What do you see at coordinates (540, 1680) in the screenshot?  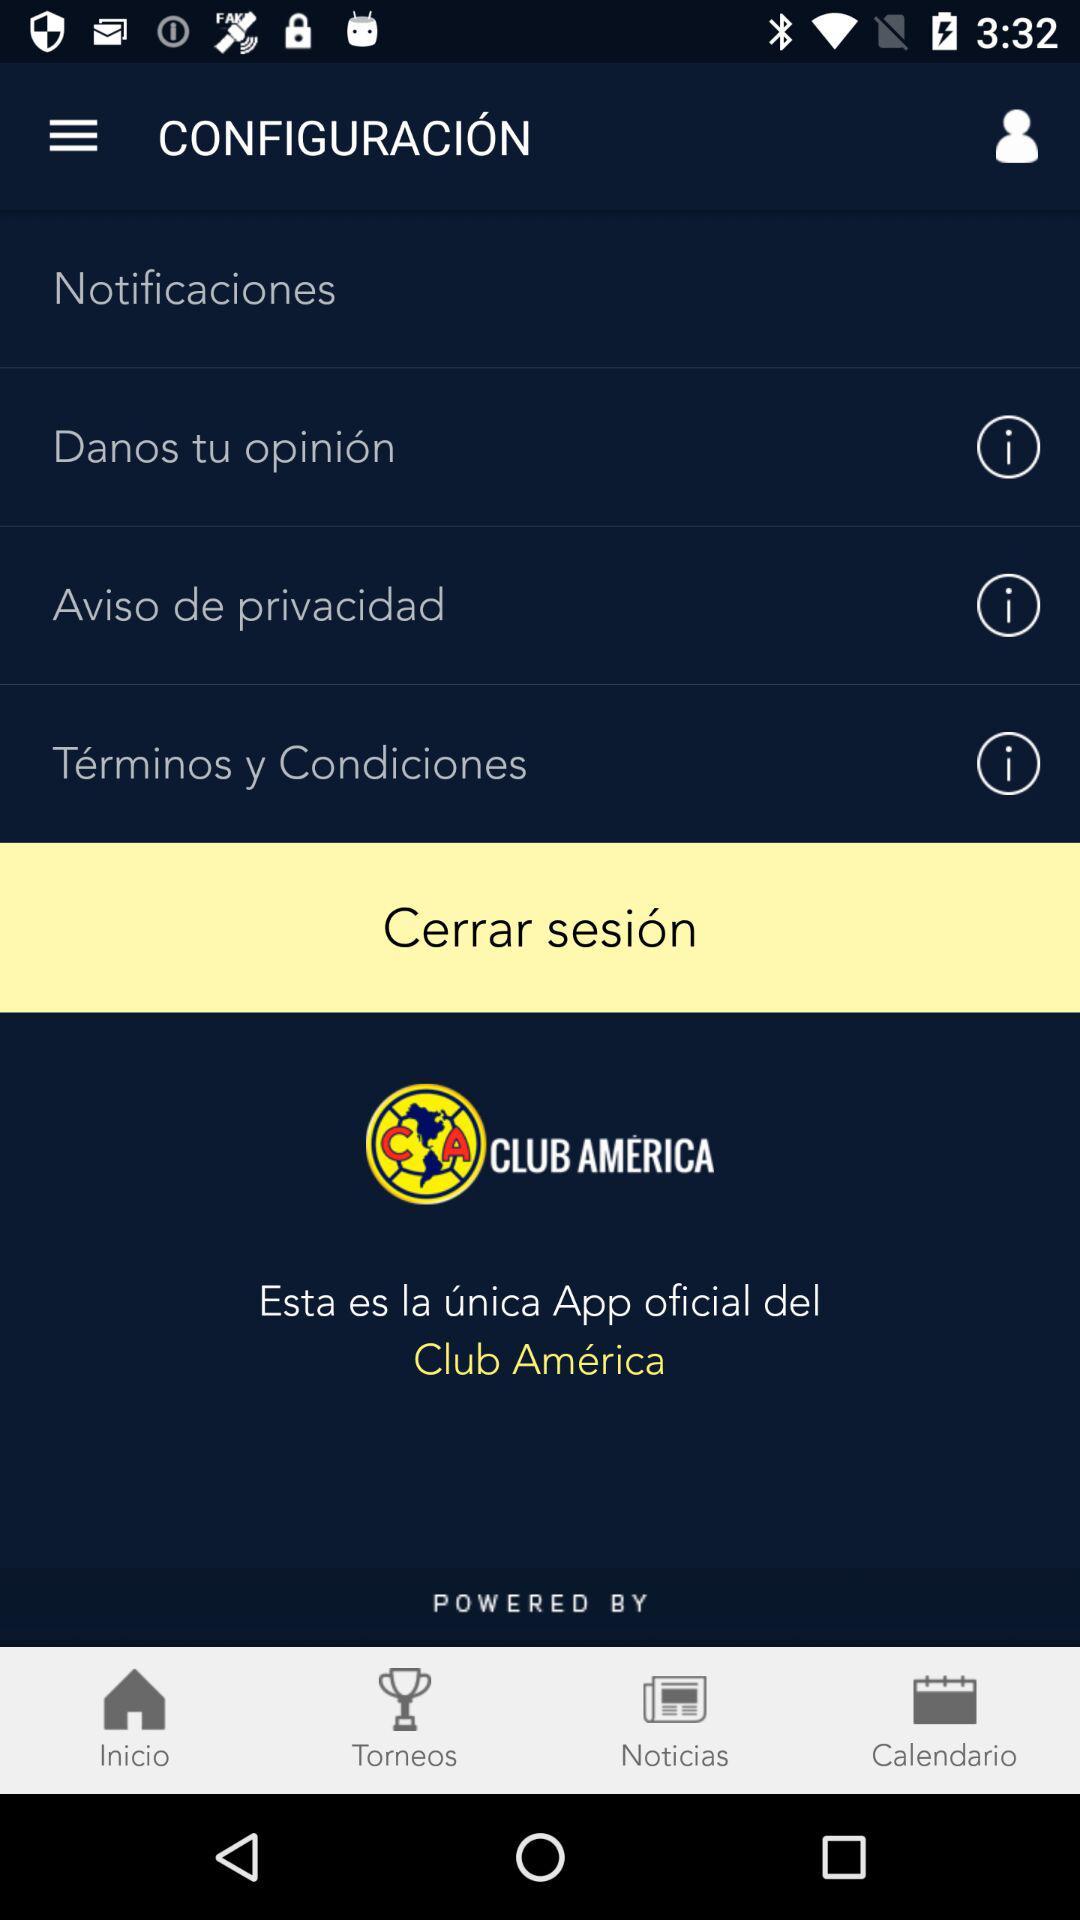 I see `menu` at bounding box center [540, 1680].